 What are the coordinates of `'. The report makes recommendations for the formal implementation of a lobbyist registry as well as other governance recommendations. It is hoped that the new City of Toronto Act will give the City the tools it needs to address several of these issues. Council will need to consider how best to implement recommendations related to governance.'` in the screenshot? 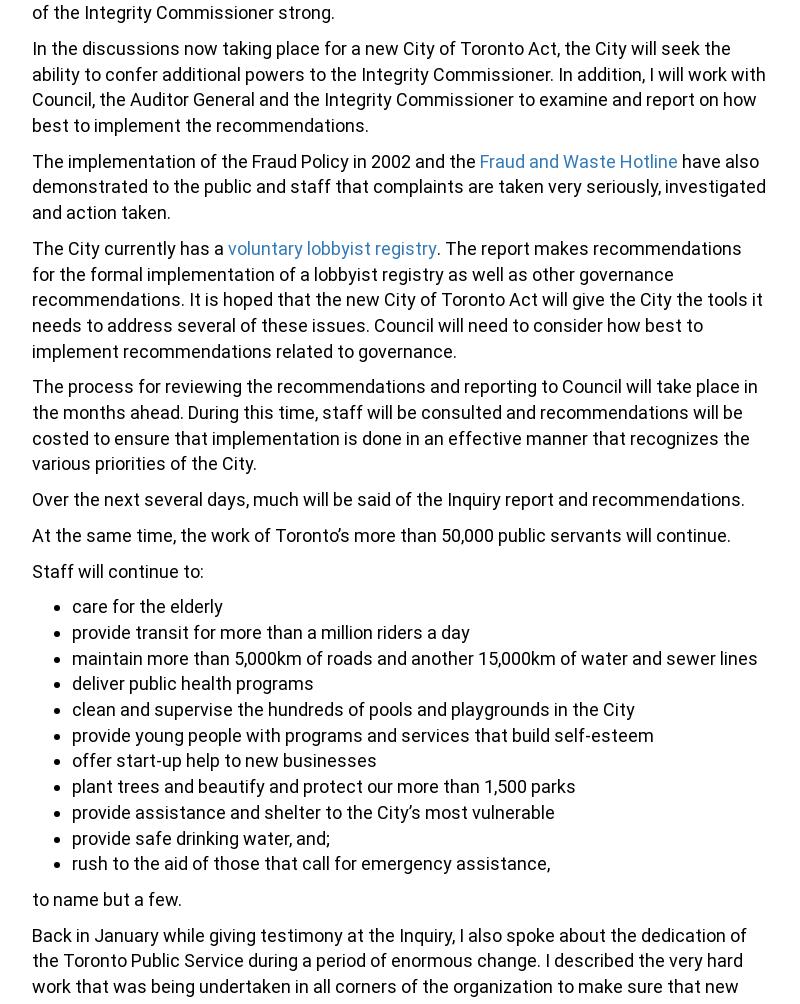 It's located at (396, 298).